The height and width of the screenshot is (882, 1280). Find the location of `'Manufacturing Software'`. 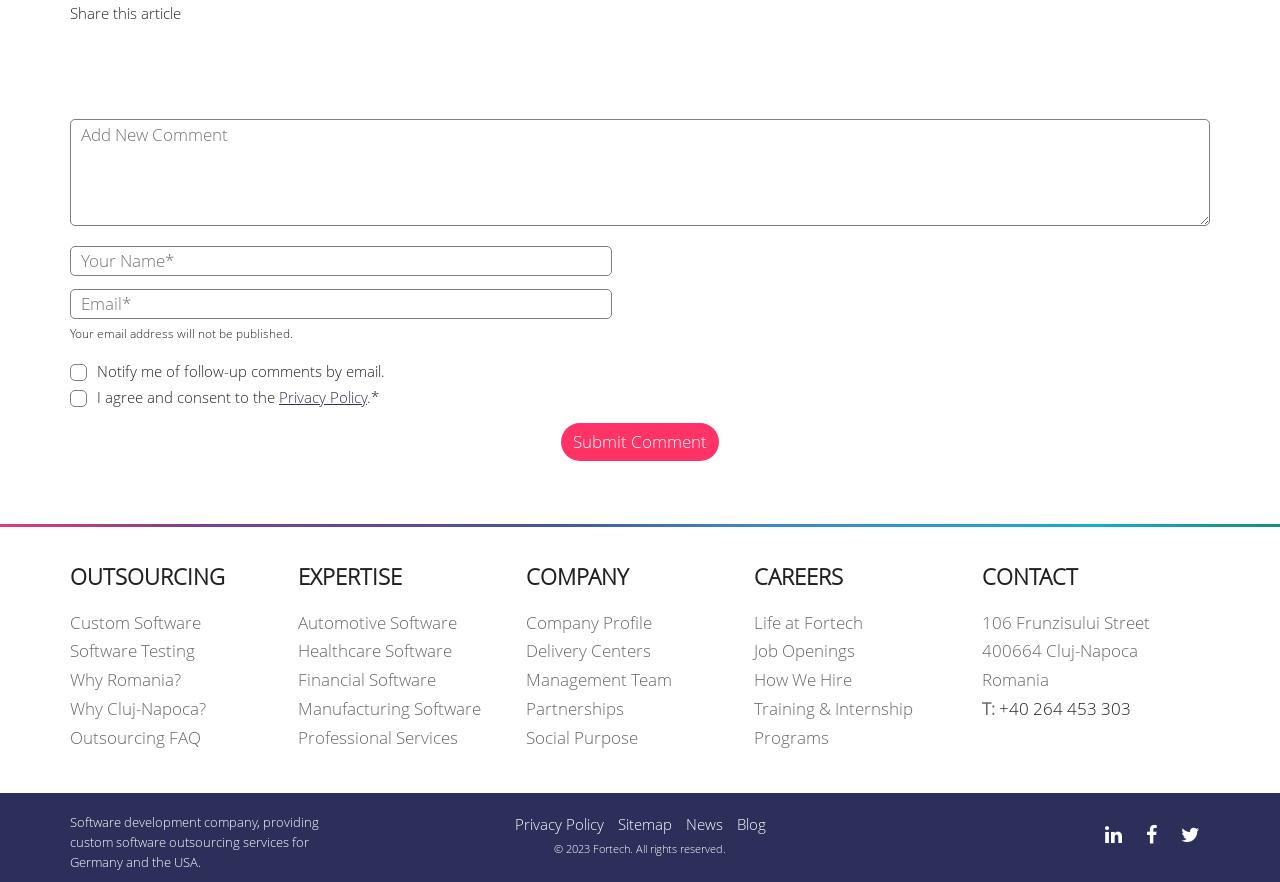

'Manufacturing Software' is located at coordinates (389, 708).